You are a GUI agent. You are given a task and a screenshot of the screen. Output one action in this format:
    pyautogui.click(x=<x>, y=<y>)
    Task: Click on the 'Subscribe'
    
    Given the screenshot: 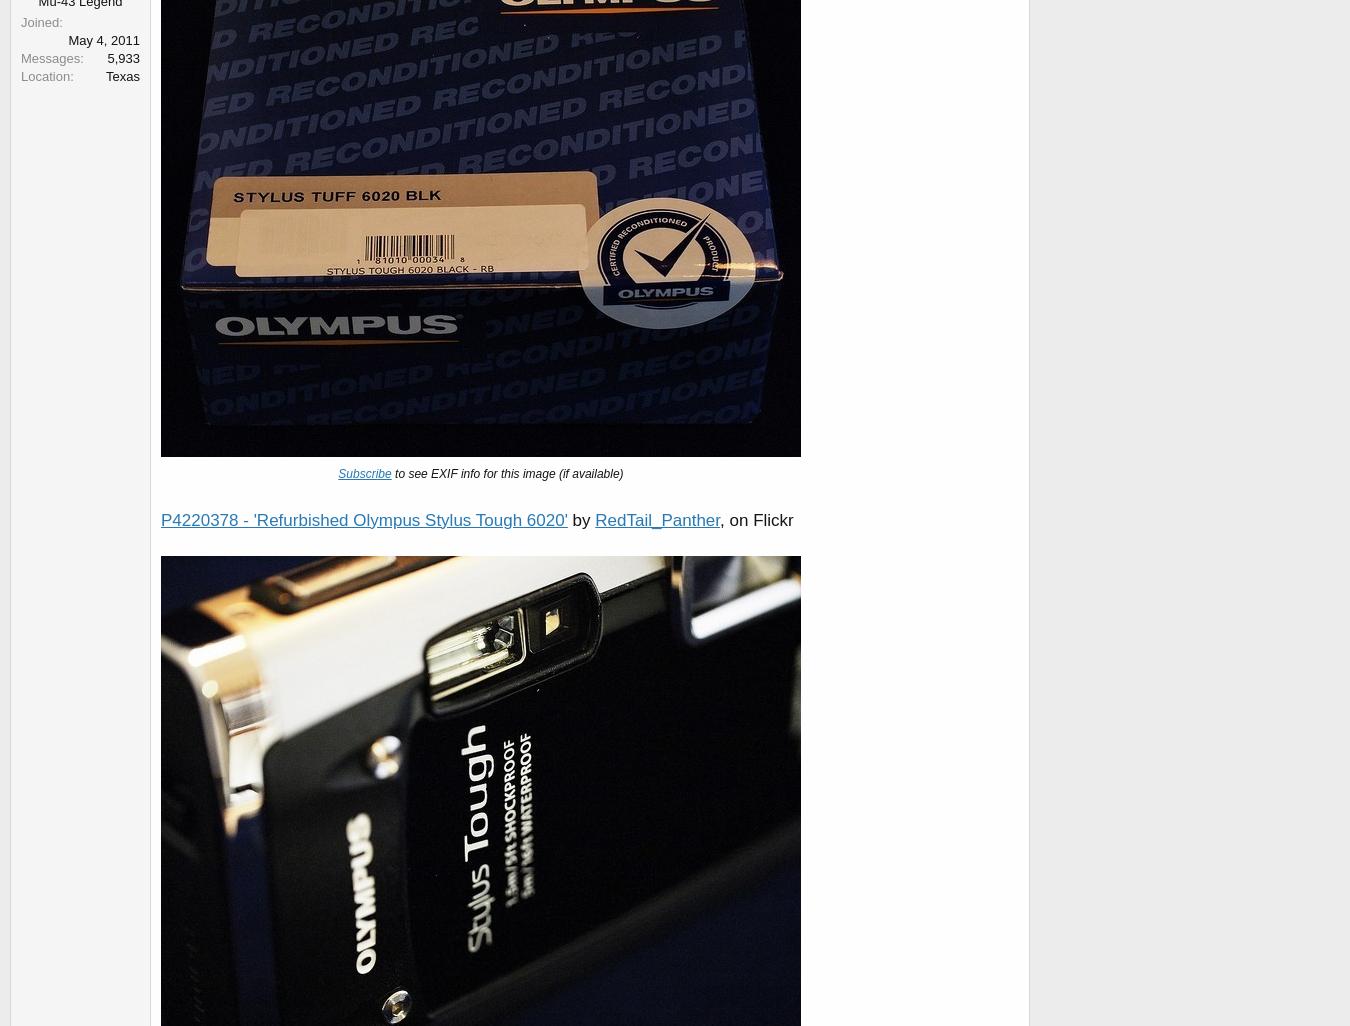 What is the action you would take?
    pyautogui.click(x=364, y=473)
    